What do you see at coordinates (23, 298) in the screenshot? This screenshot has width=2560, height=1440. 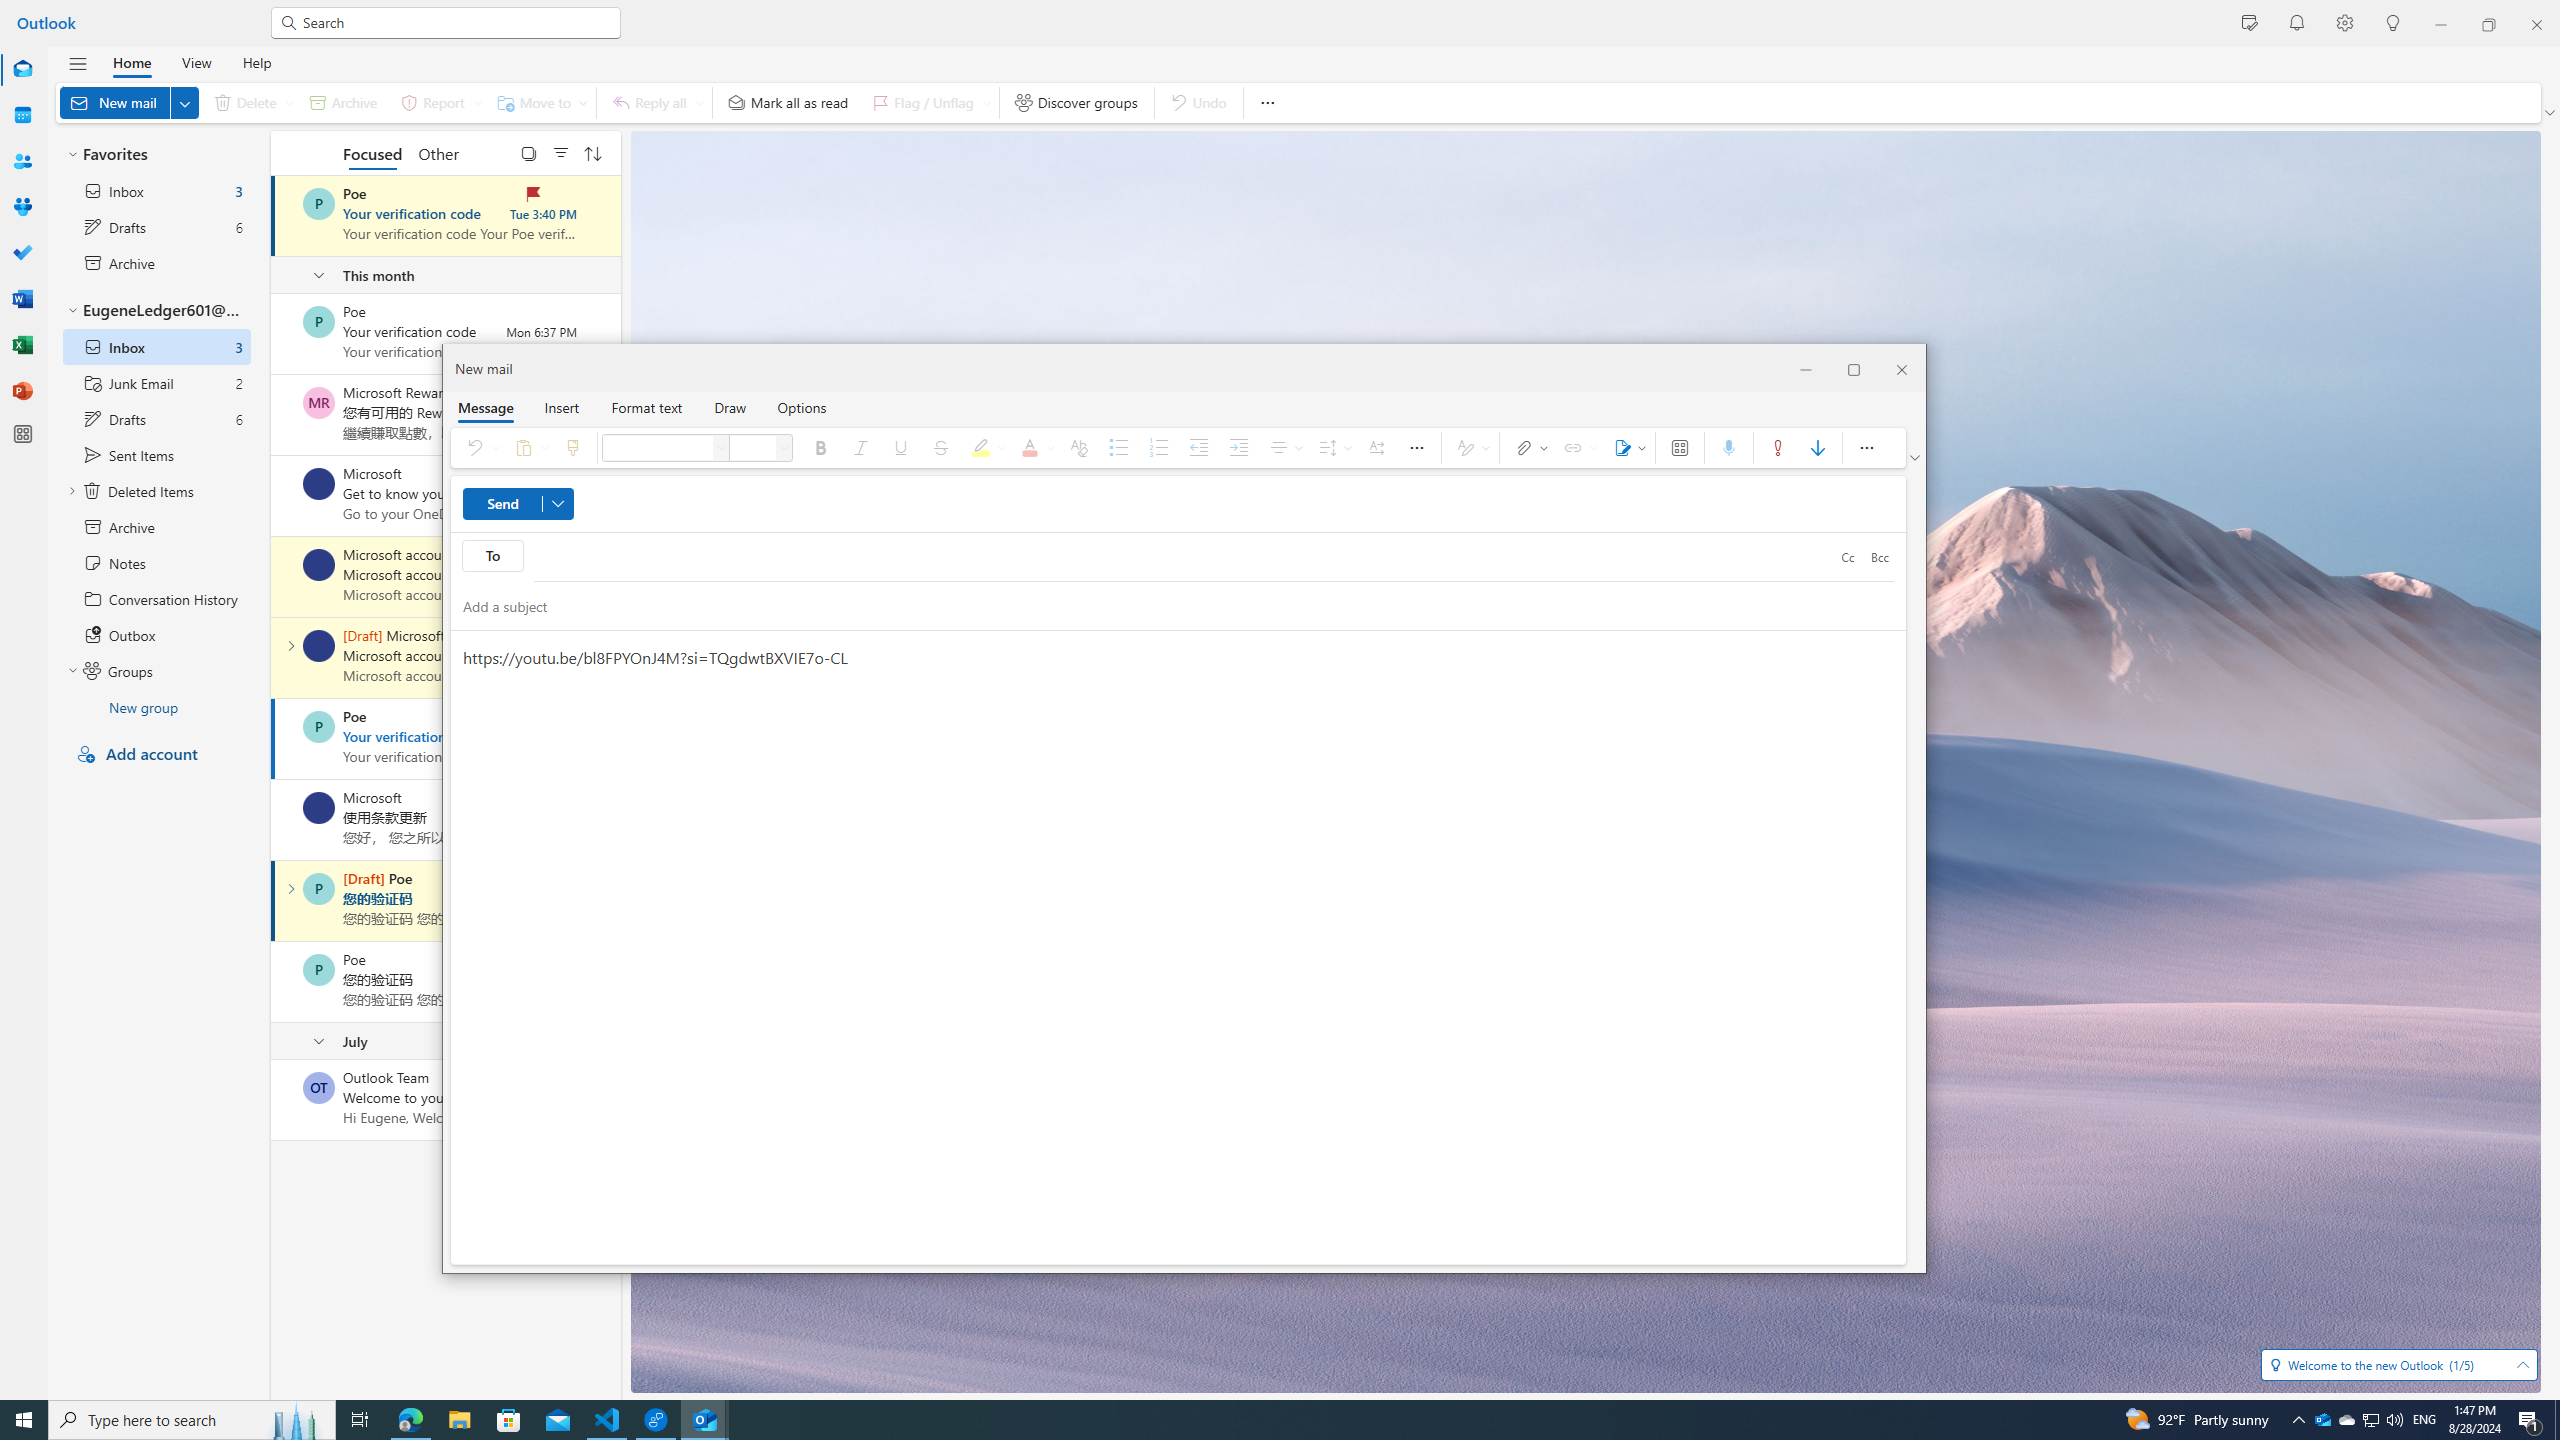 I see `'Word'` at bounding box center [23, 298].